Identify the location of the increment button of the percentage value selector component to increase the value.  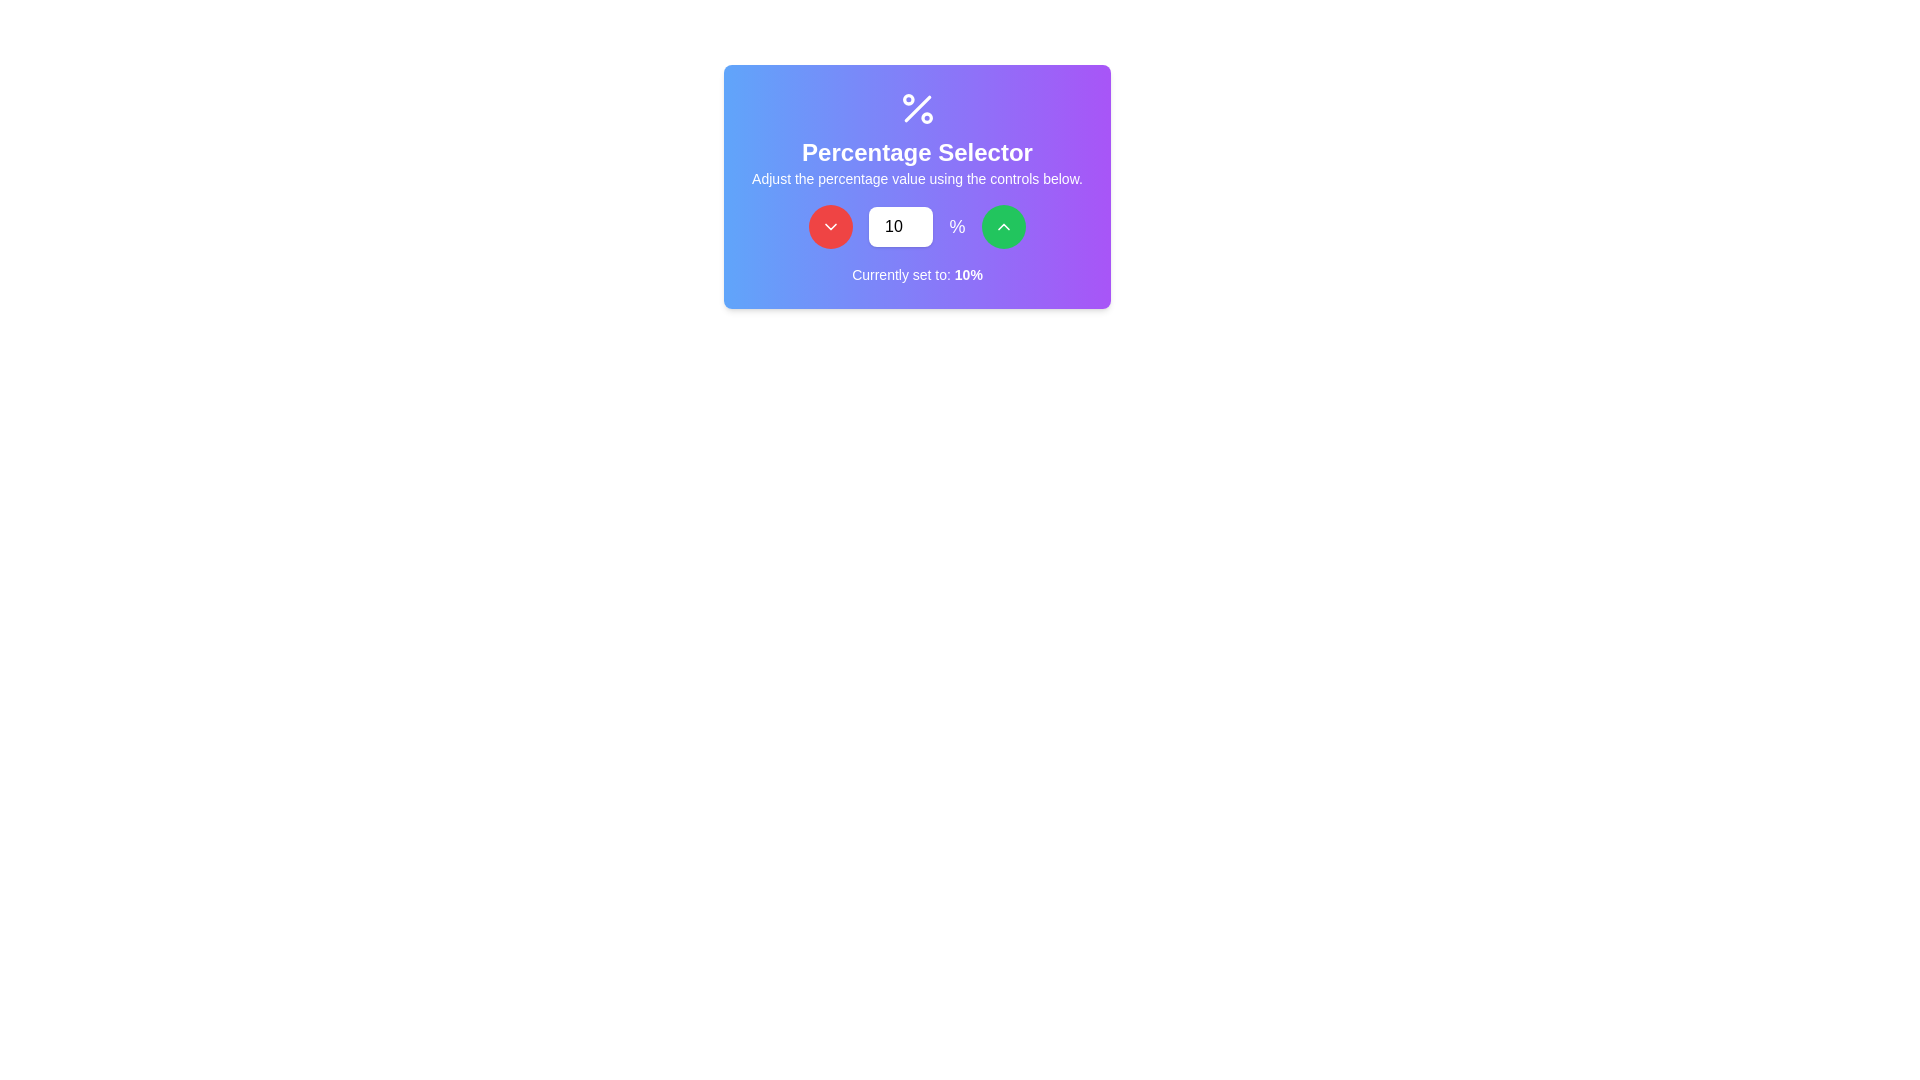
(916, 226).